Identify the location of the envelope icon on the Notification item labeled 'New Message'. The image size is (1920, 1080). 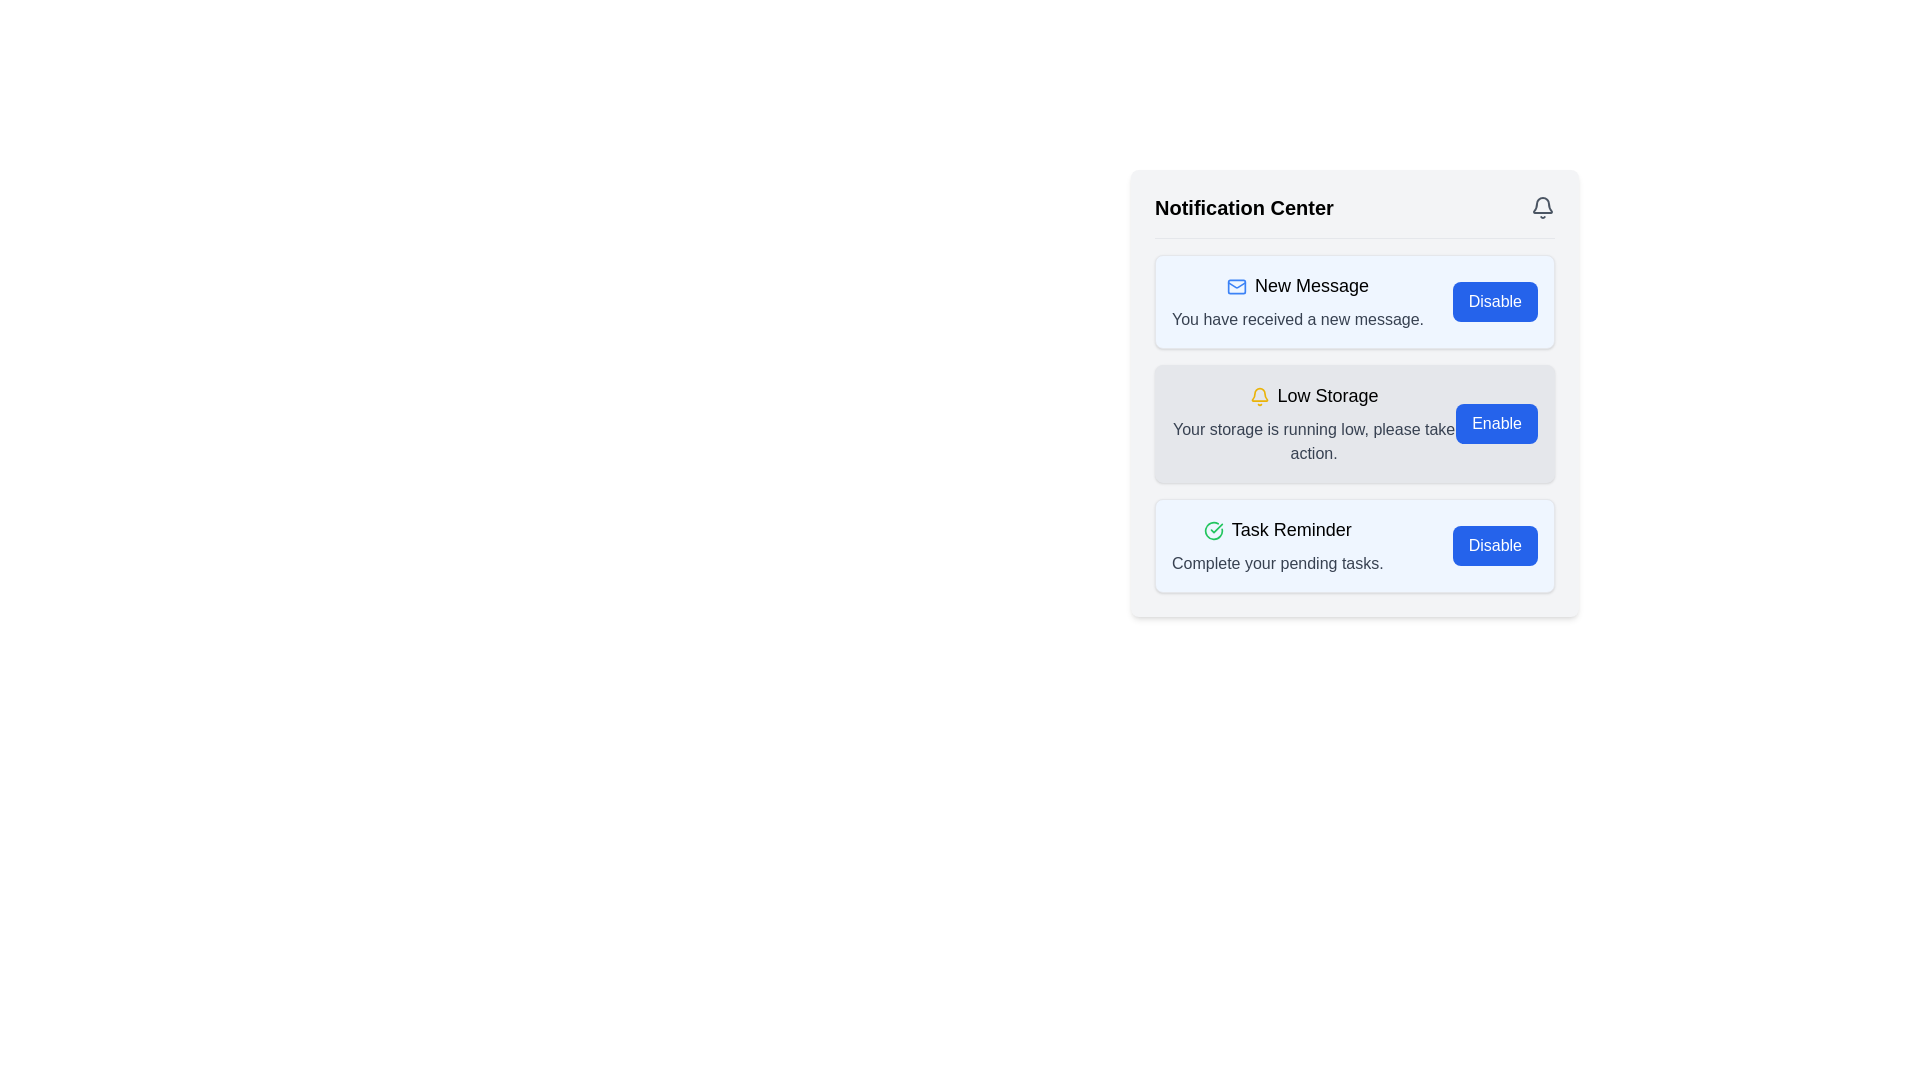
(1297, 301).